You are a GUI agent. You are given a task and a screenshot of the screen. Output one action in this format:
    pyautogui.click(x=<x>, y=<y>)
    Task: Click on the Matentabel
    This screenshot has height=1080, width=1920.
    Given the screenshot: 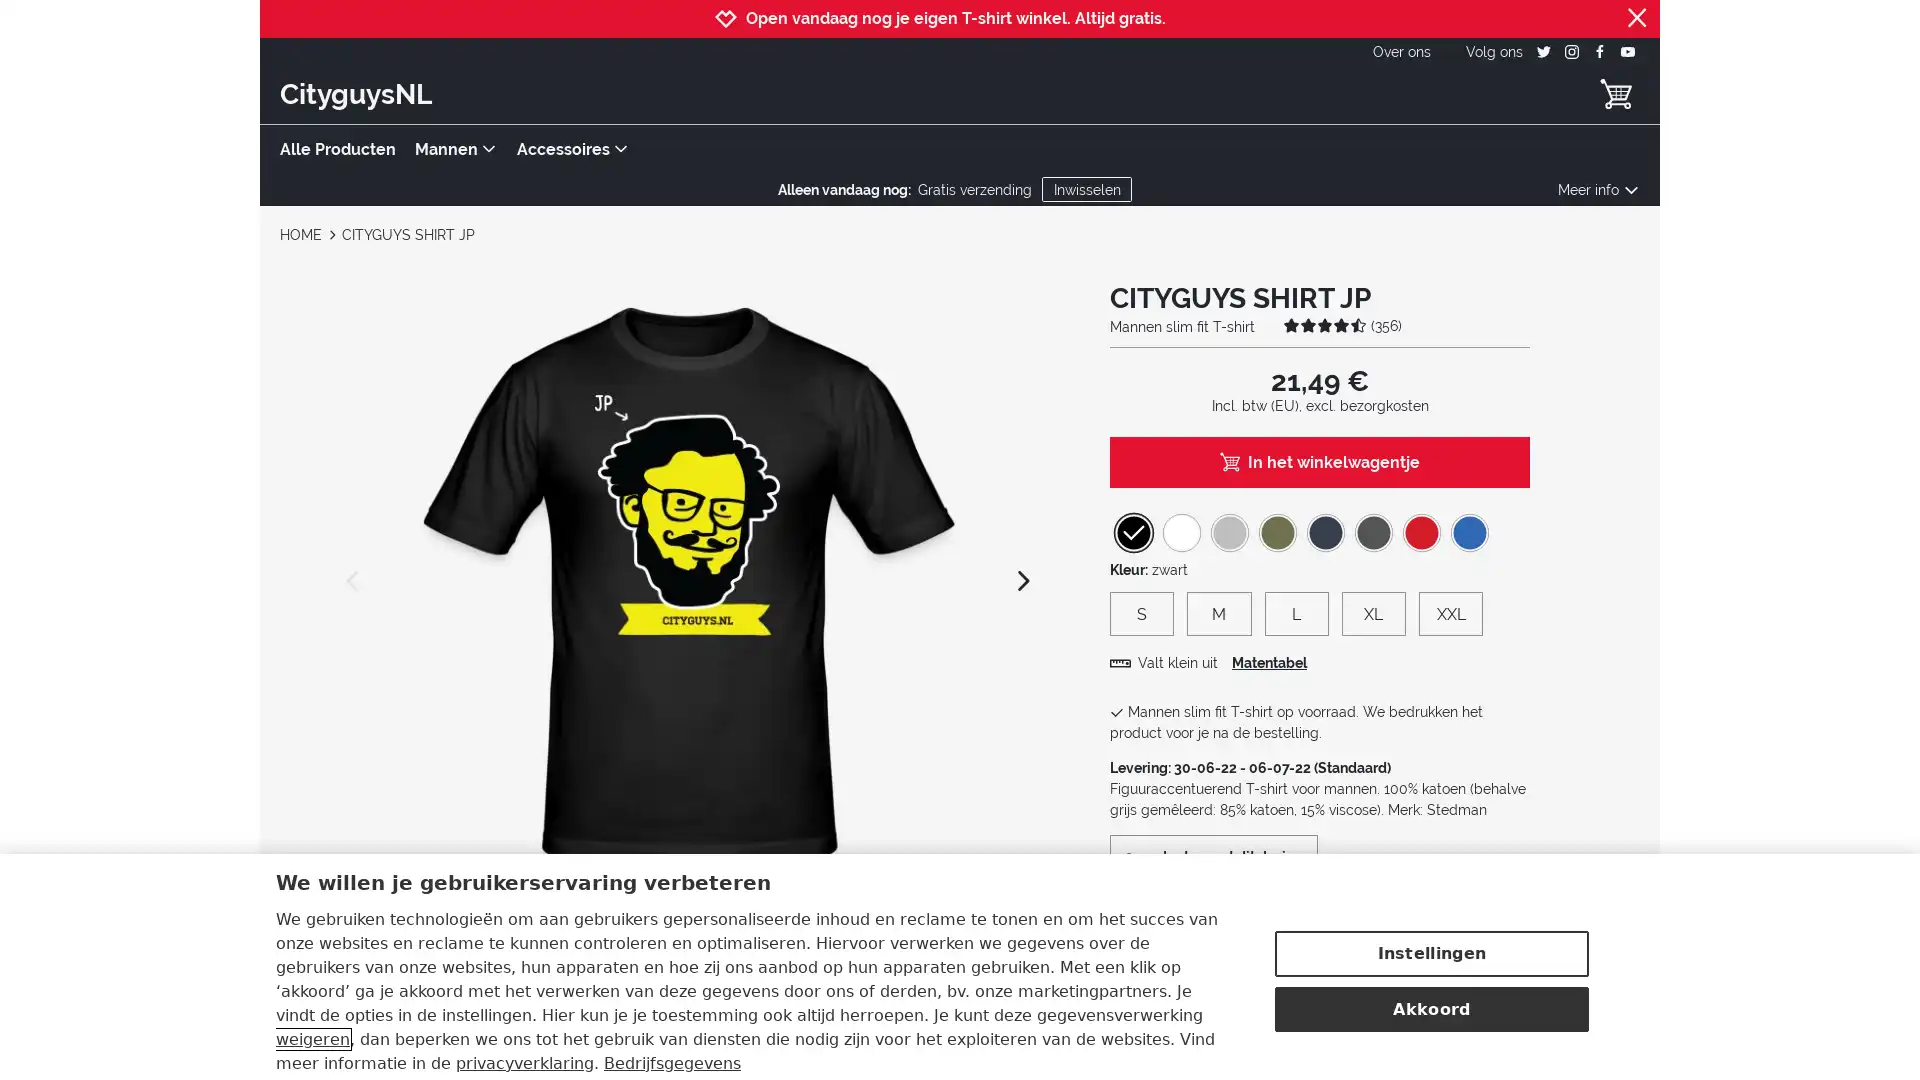 What is the action you would take?
    pyautogui.click(x=1268, y=663)
    